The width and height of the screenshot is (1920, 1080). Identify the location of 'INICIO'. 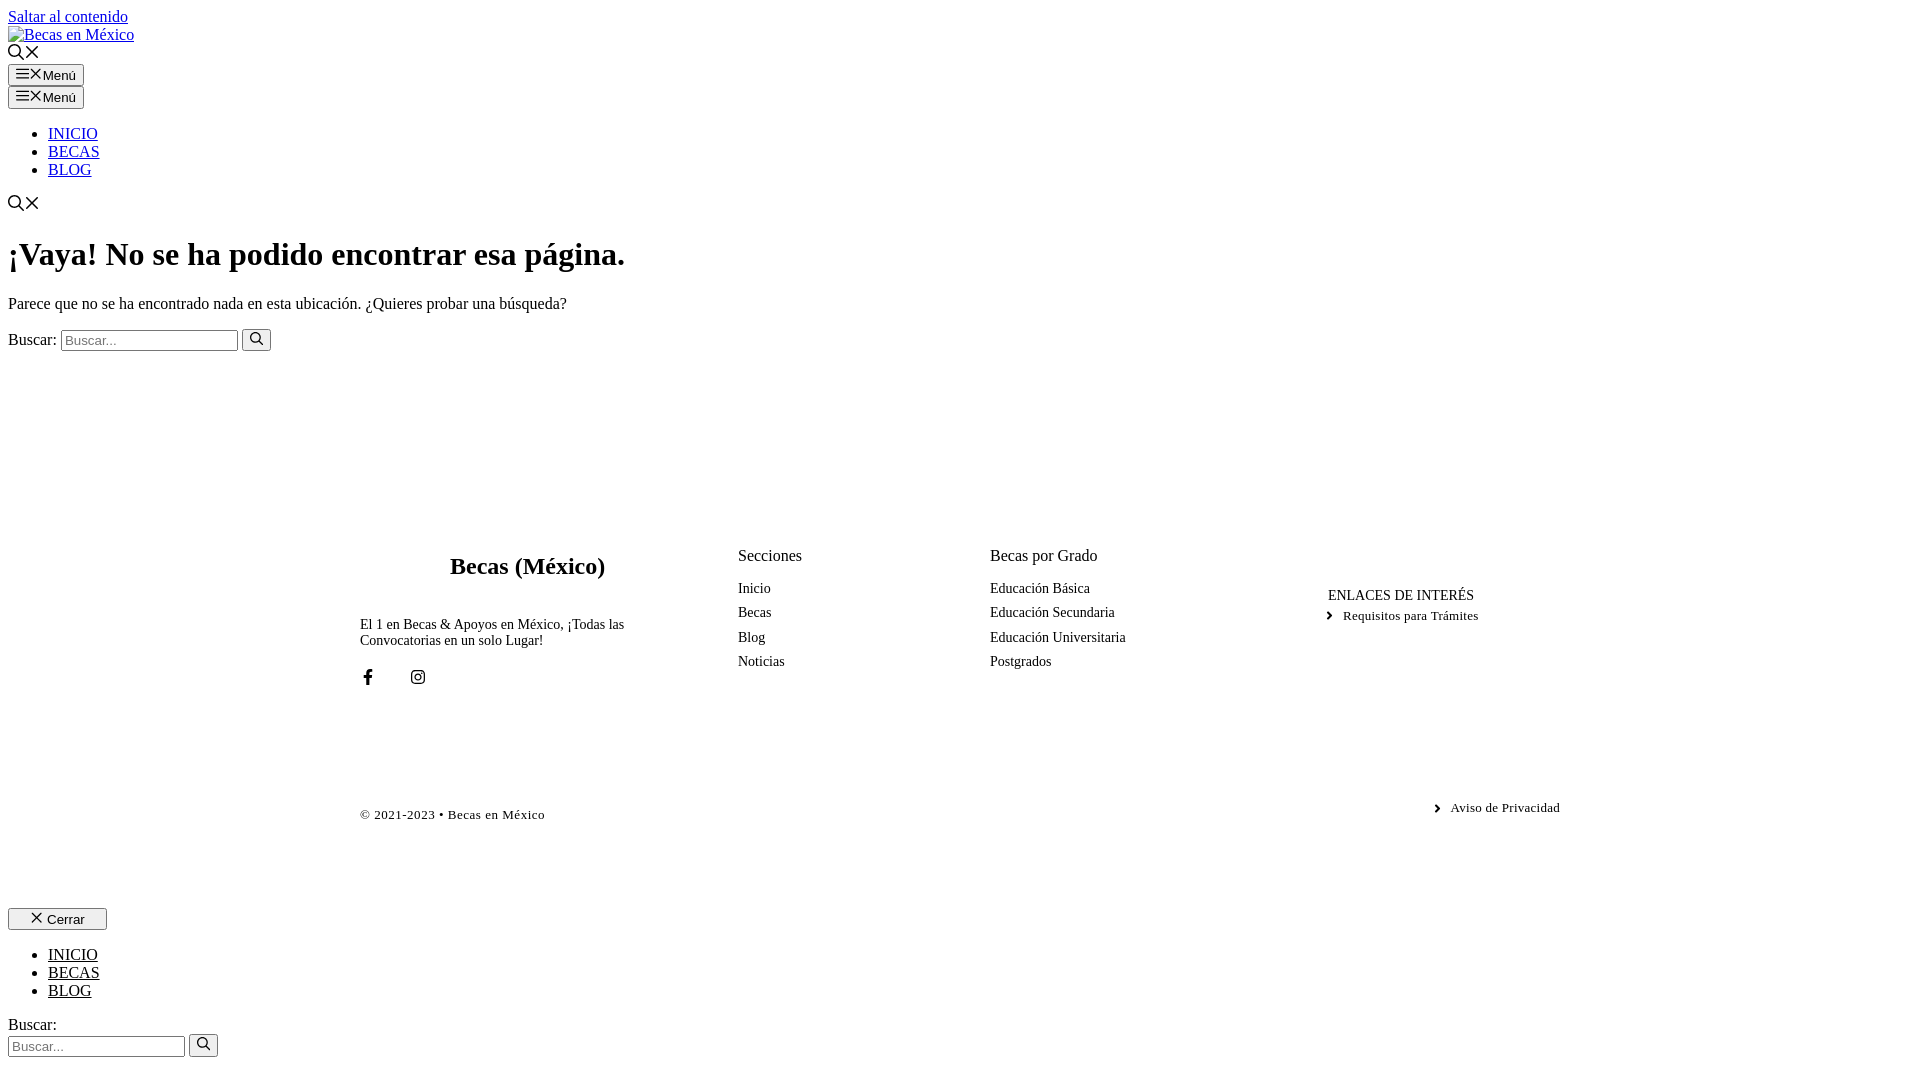
(72, 133).